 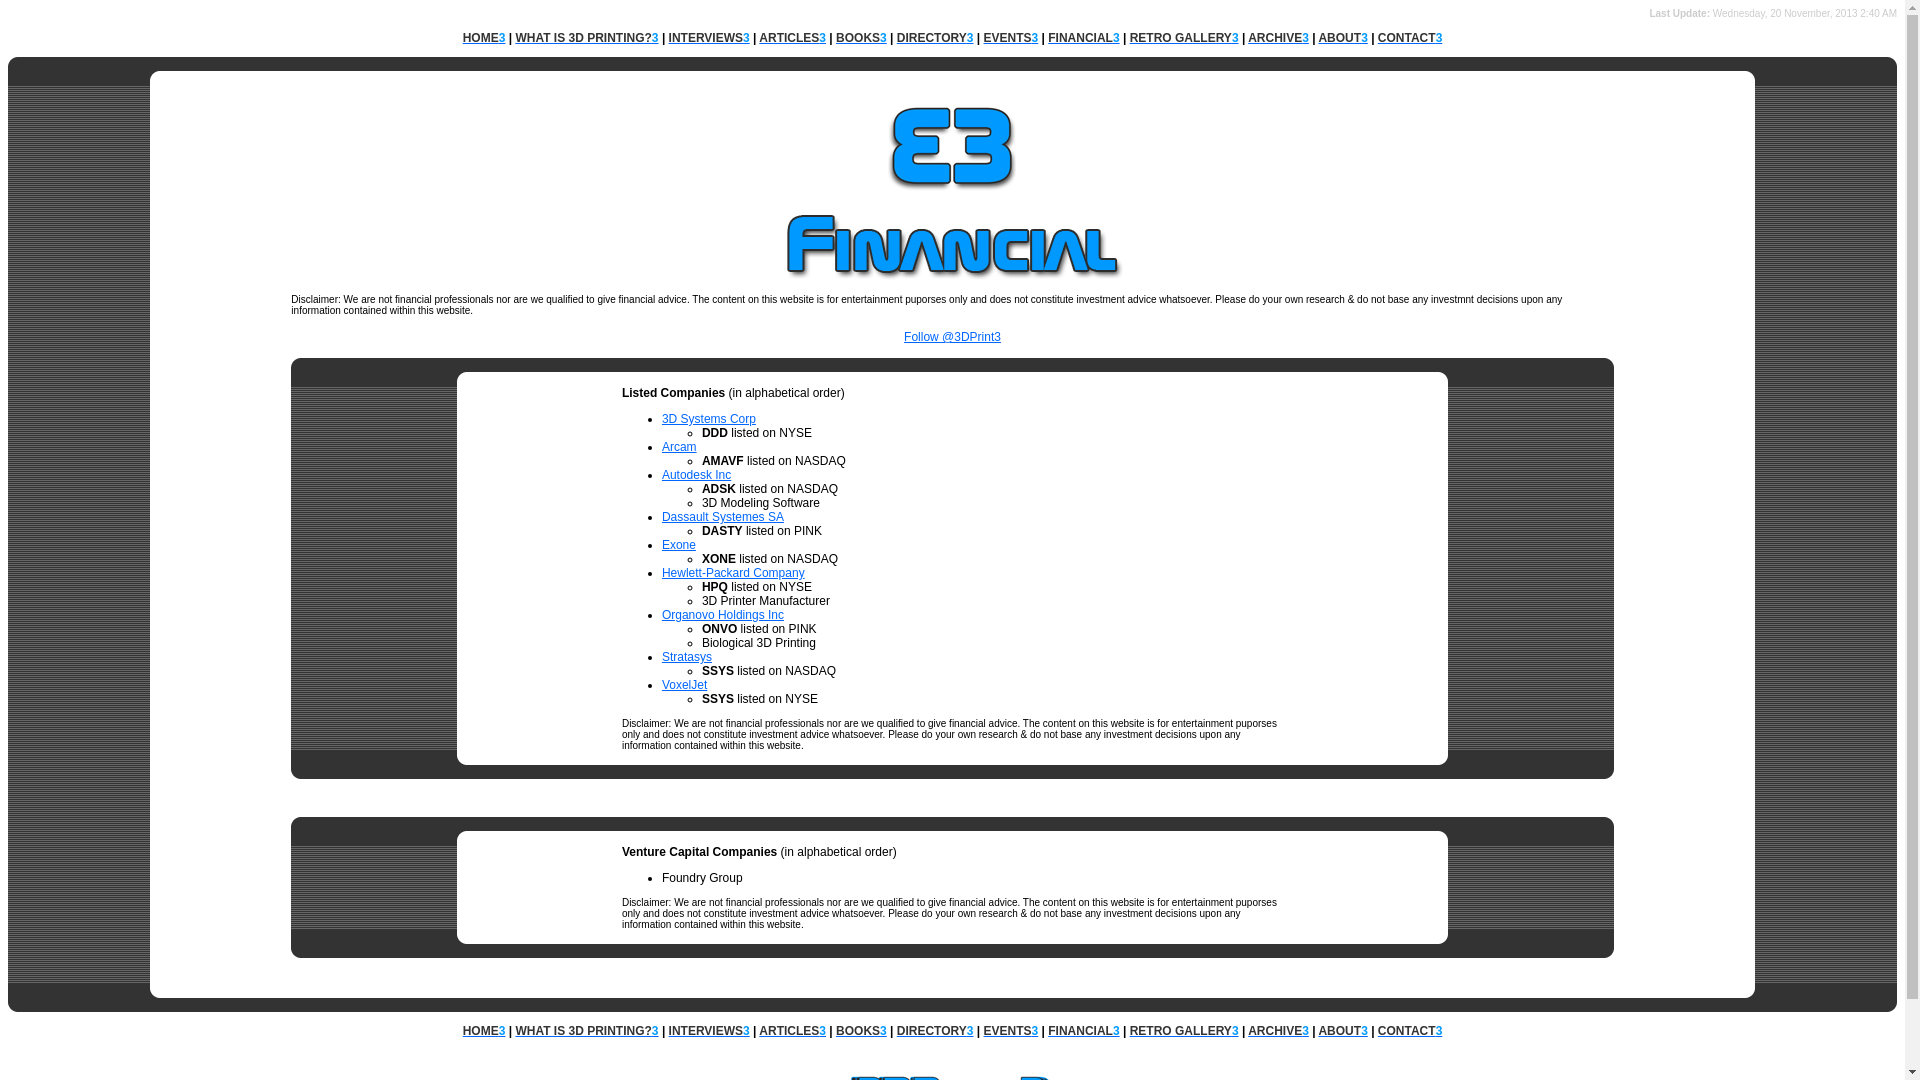 I want to click on 'ABOUT3', so click(x=1342, y=1030).